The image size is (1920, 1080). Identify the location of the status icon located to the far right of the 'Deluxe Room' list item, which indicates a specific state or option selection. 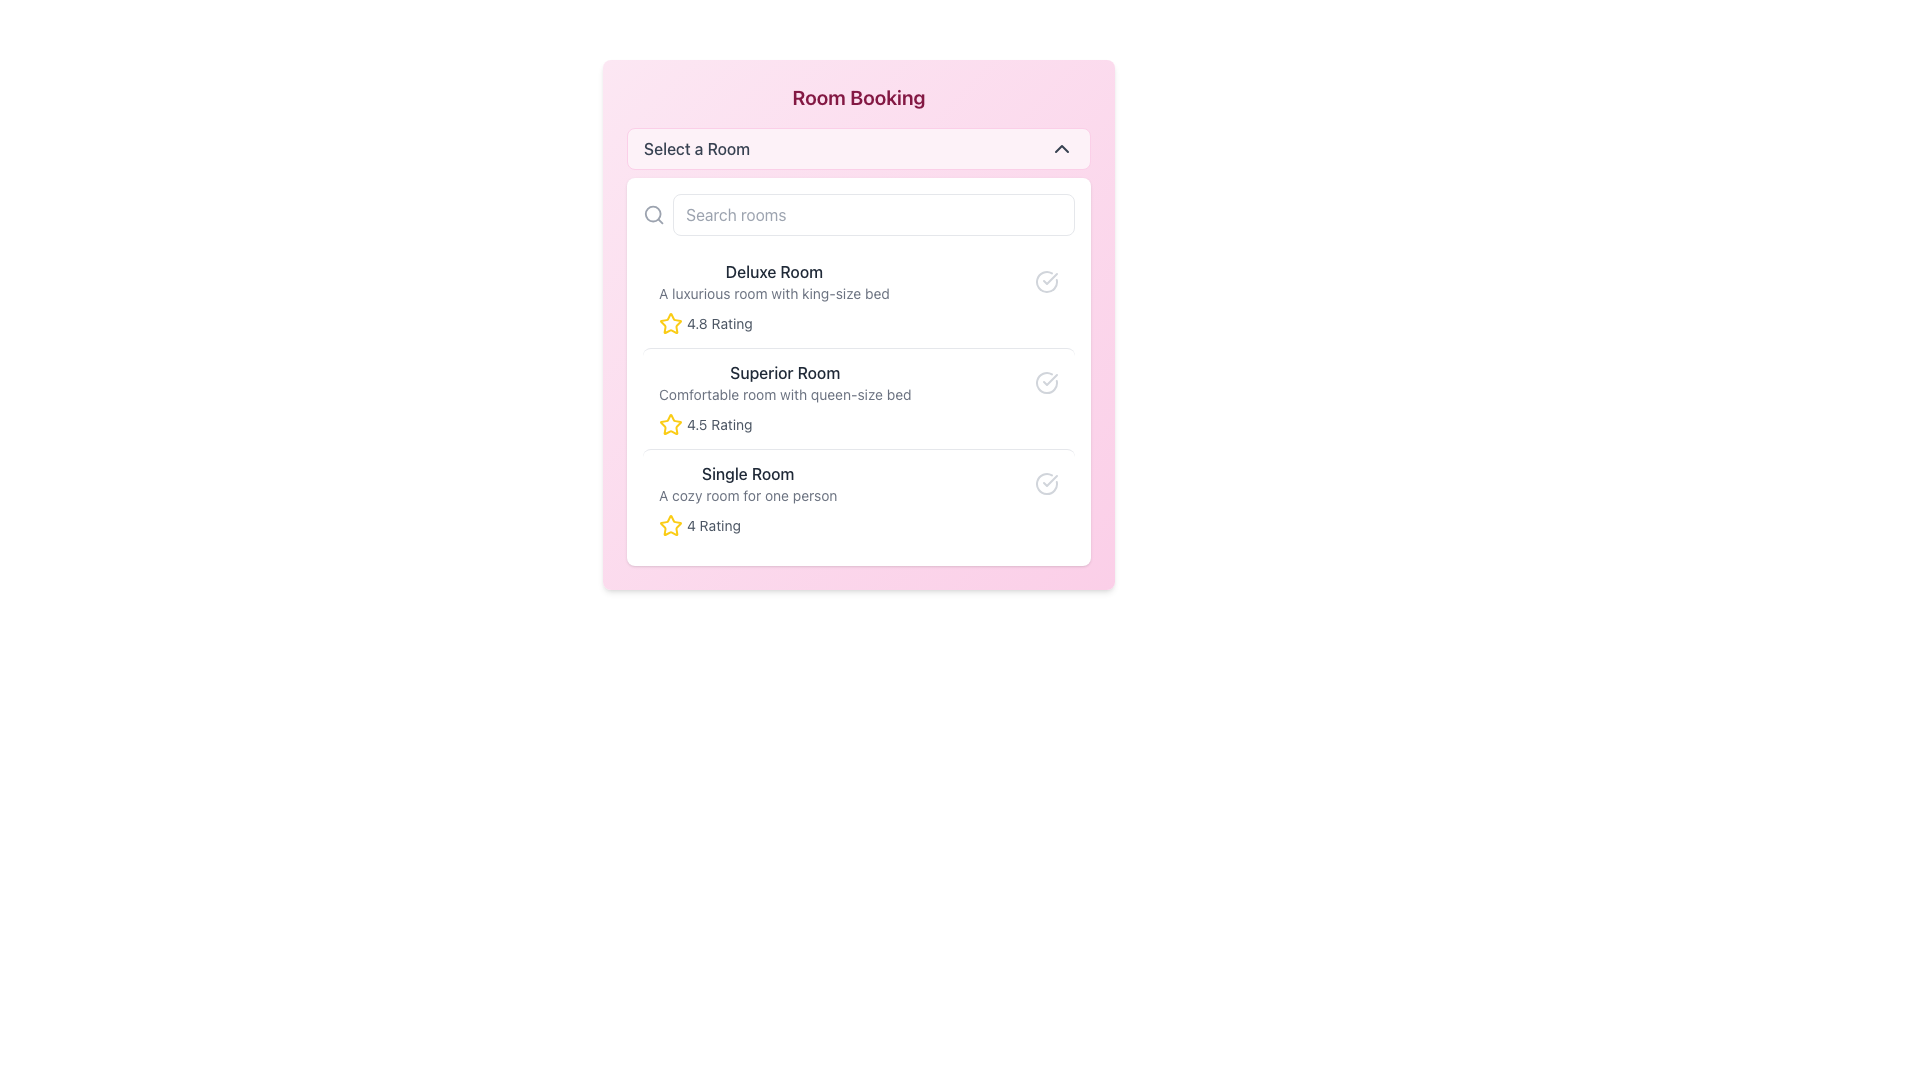
(1045, 281).